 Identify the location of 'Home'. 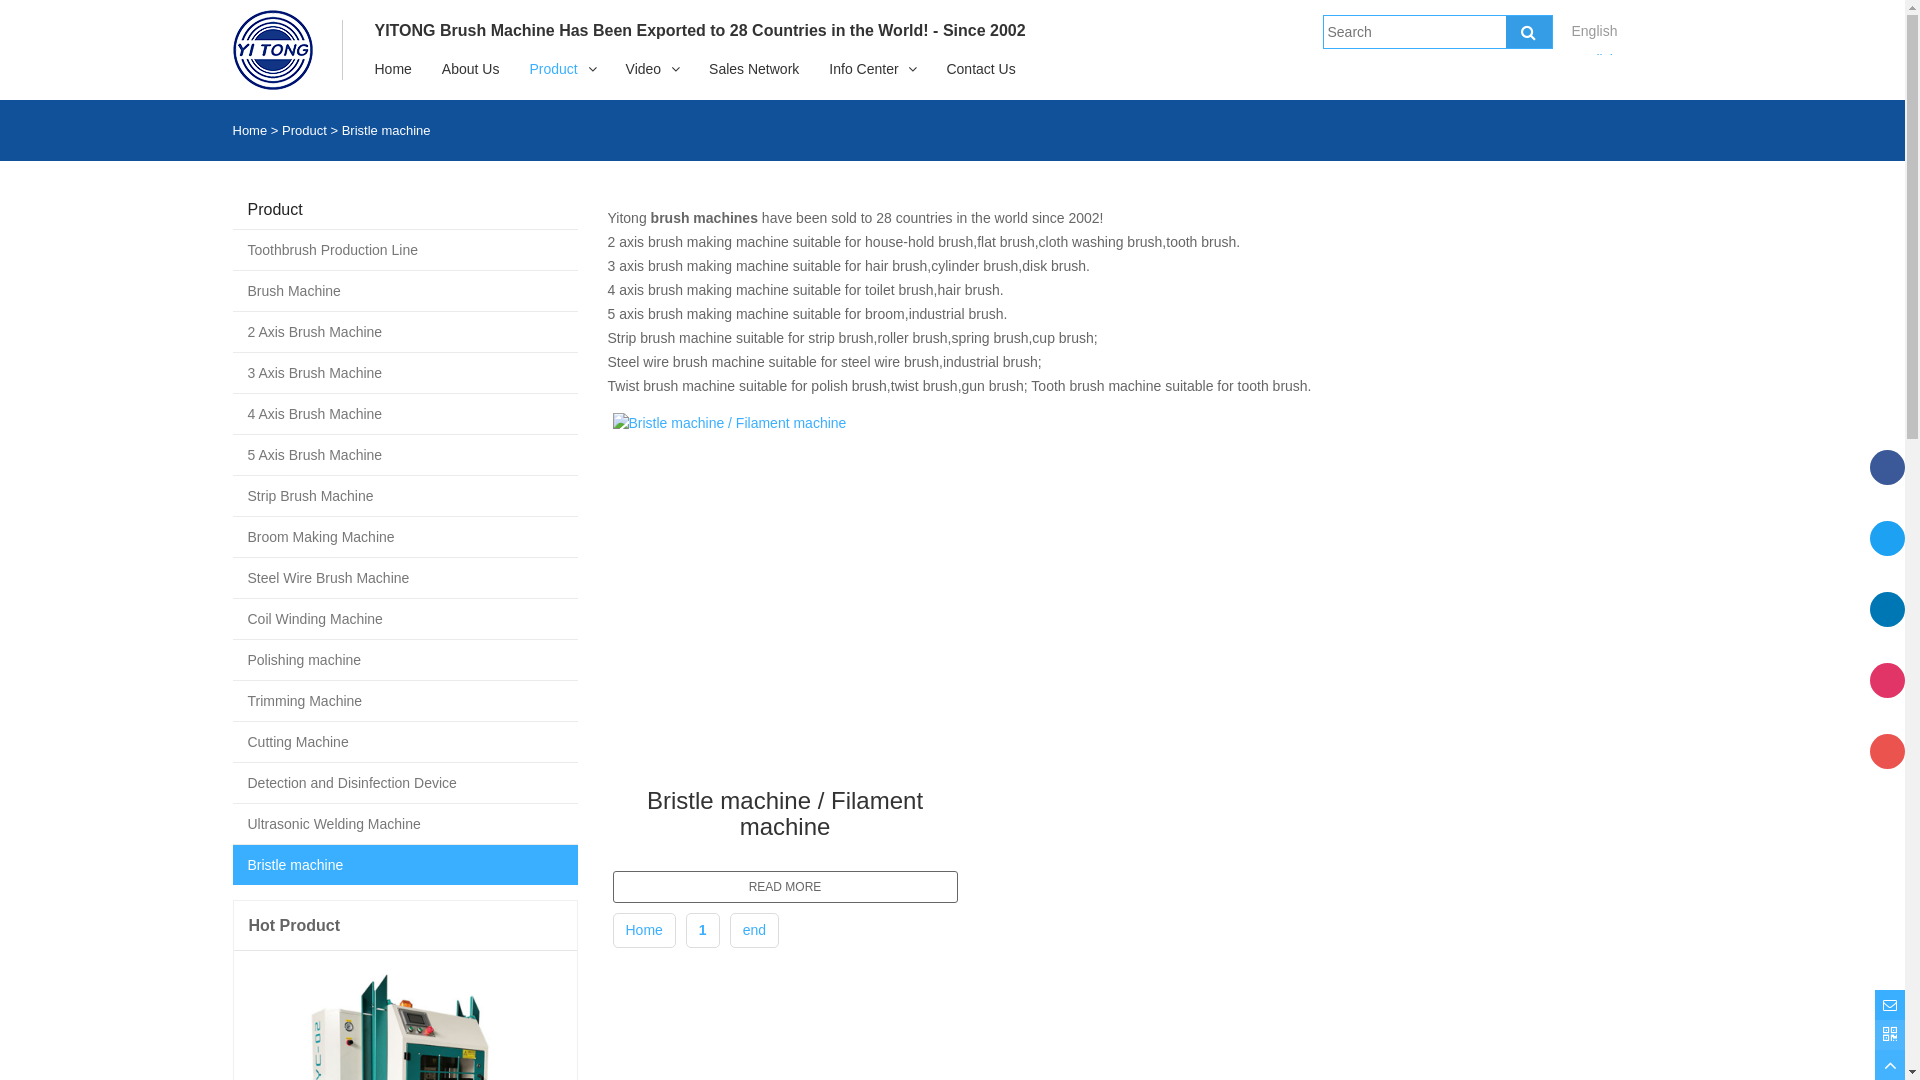
(248, 130).